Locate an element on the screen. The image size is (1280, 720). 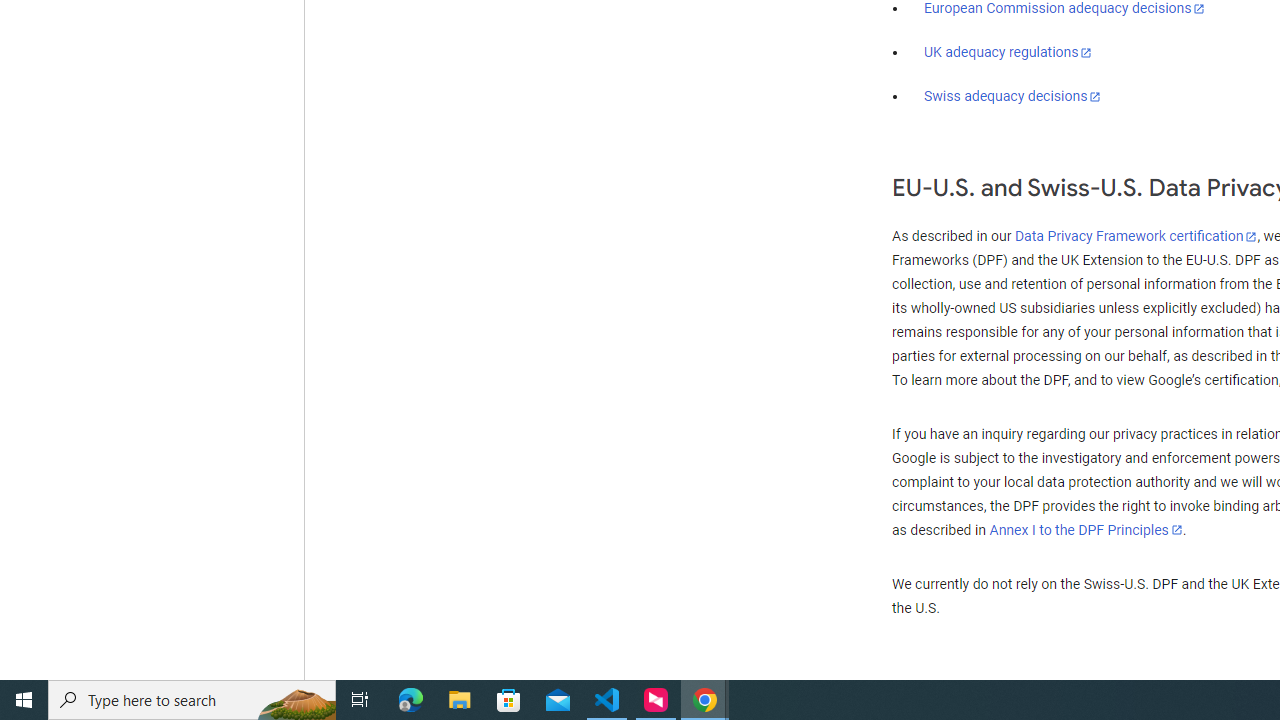
'European Commission adequacy decisions' is located at coordinates (1063, 9).